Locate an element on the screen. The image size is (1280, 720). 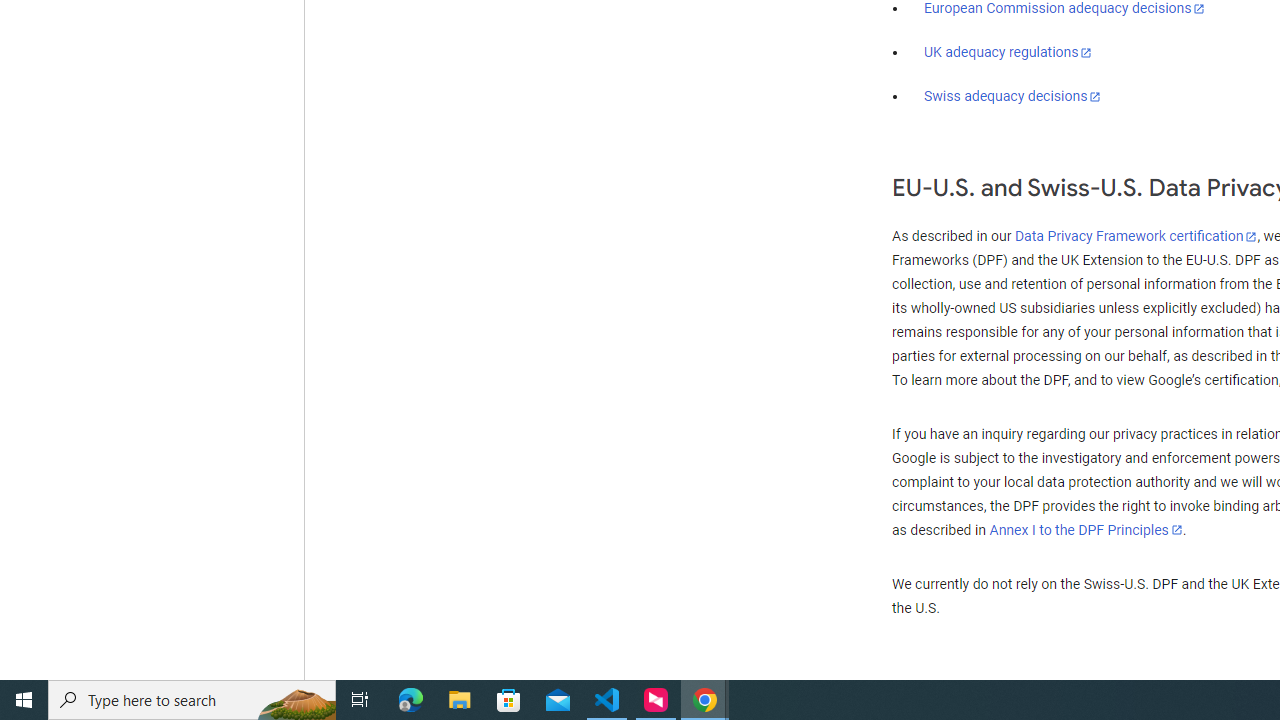
'European Commission adequacy decisions' is located at coordinates (1063, 9).